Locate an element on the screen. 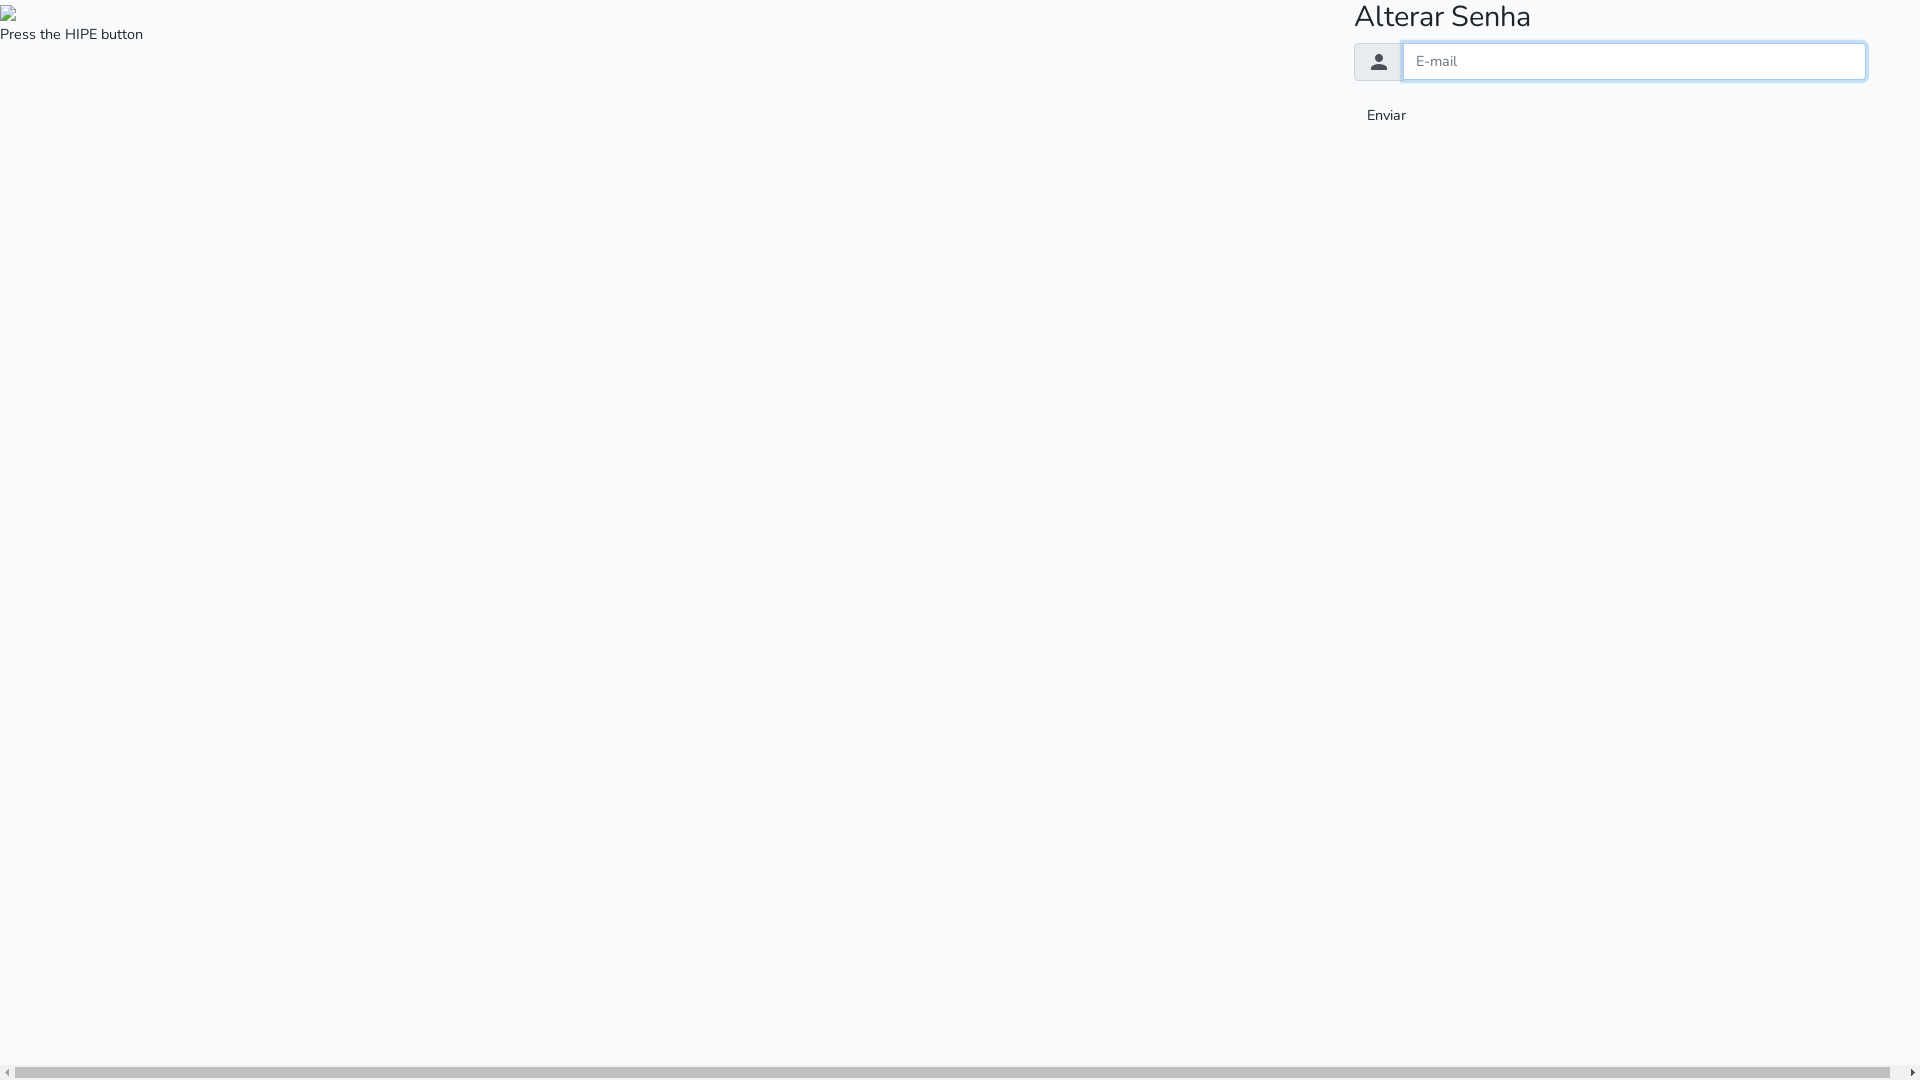  'Enviar' is located at coordinates (1353, 115).